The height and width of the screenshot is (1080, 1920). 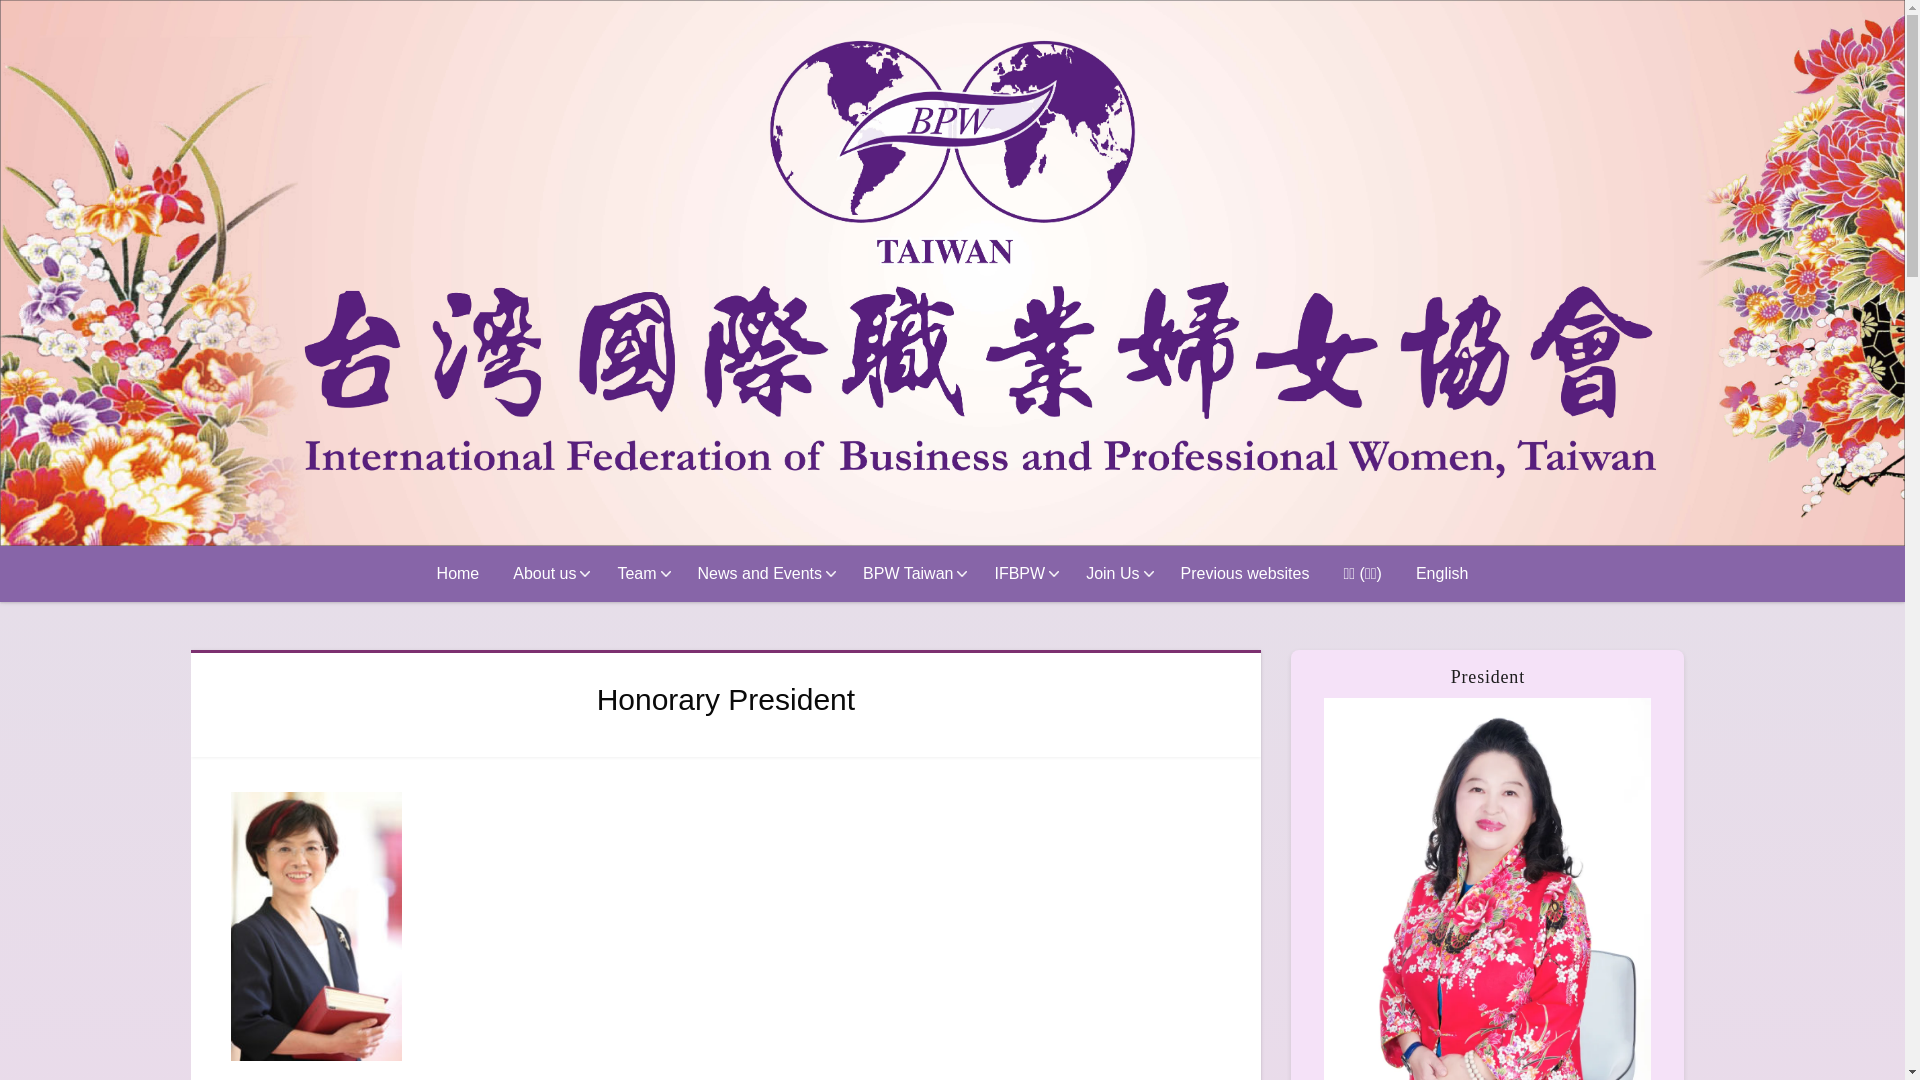 What do you see at coordinates (1115, 574) in the screenshot?
I see `'Join Us'` at bounding box center [1115, 574].